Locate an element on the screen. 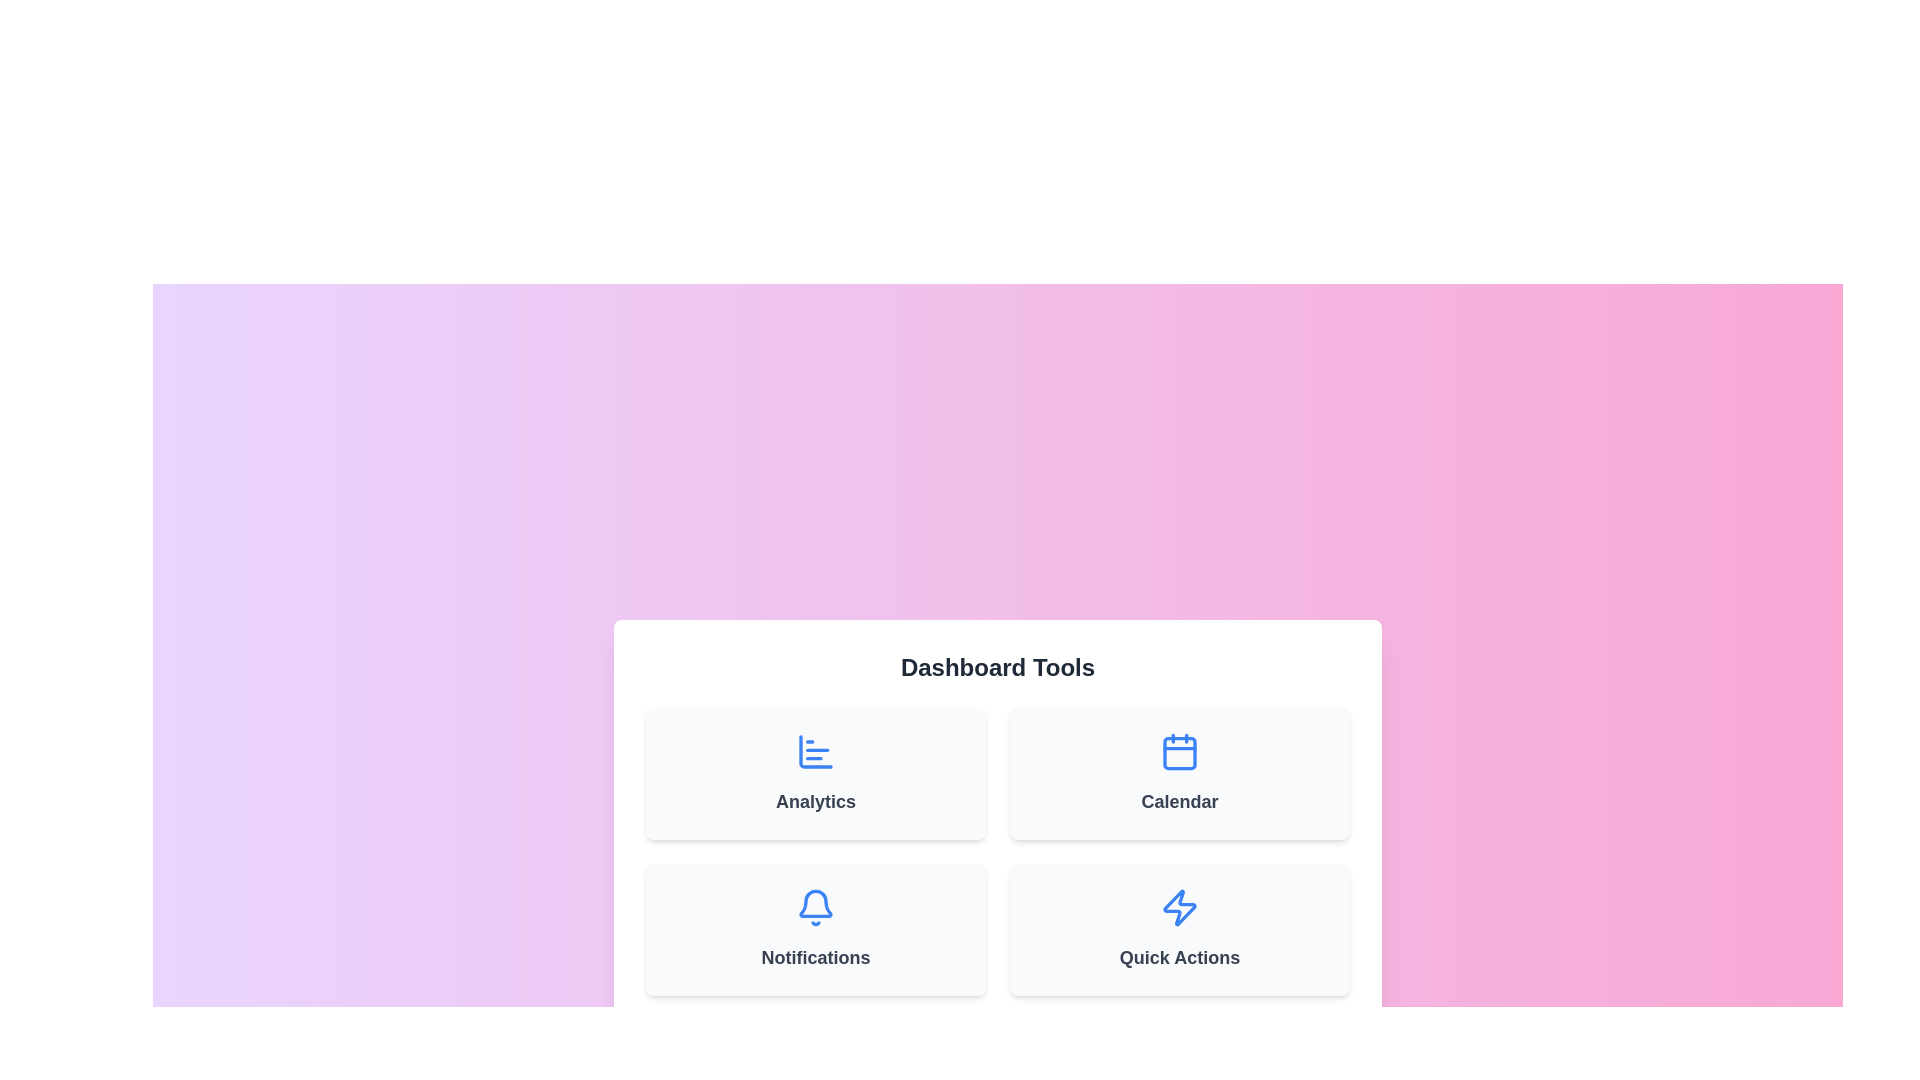 Image resolution: width=1920 pixels, height=1080 pixels. the blue bar-chart icon located at the top center of the 'Analytics' card, directly above the text 'Analytics' is located at coordinates (816, 752).